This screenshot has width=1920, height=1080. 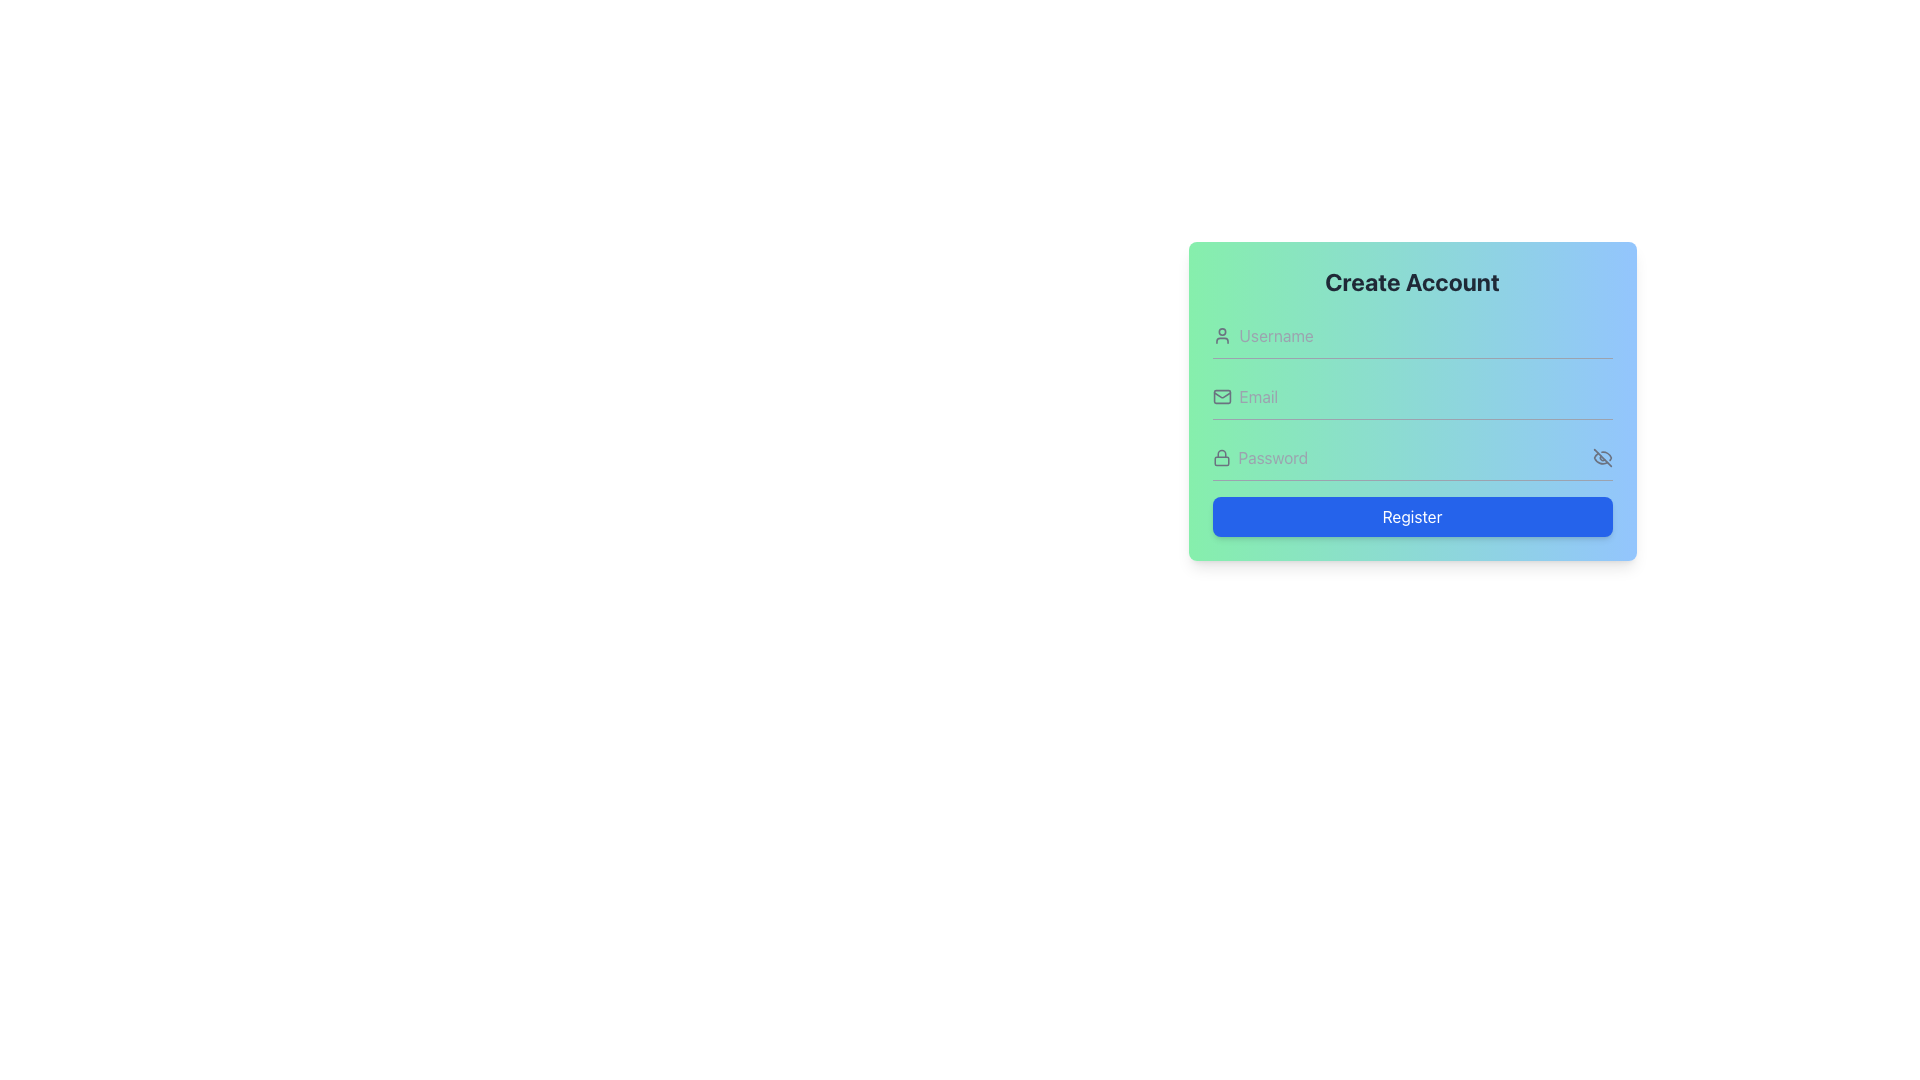 I want to click on the small user icon in outline style, which is gray on a light green background, located in the first row of a form layout to the left of the 'Username' input field, so click(x=1221, y=334).